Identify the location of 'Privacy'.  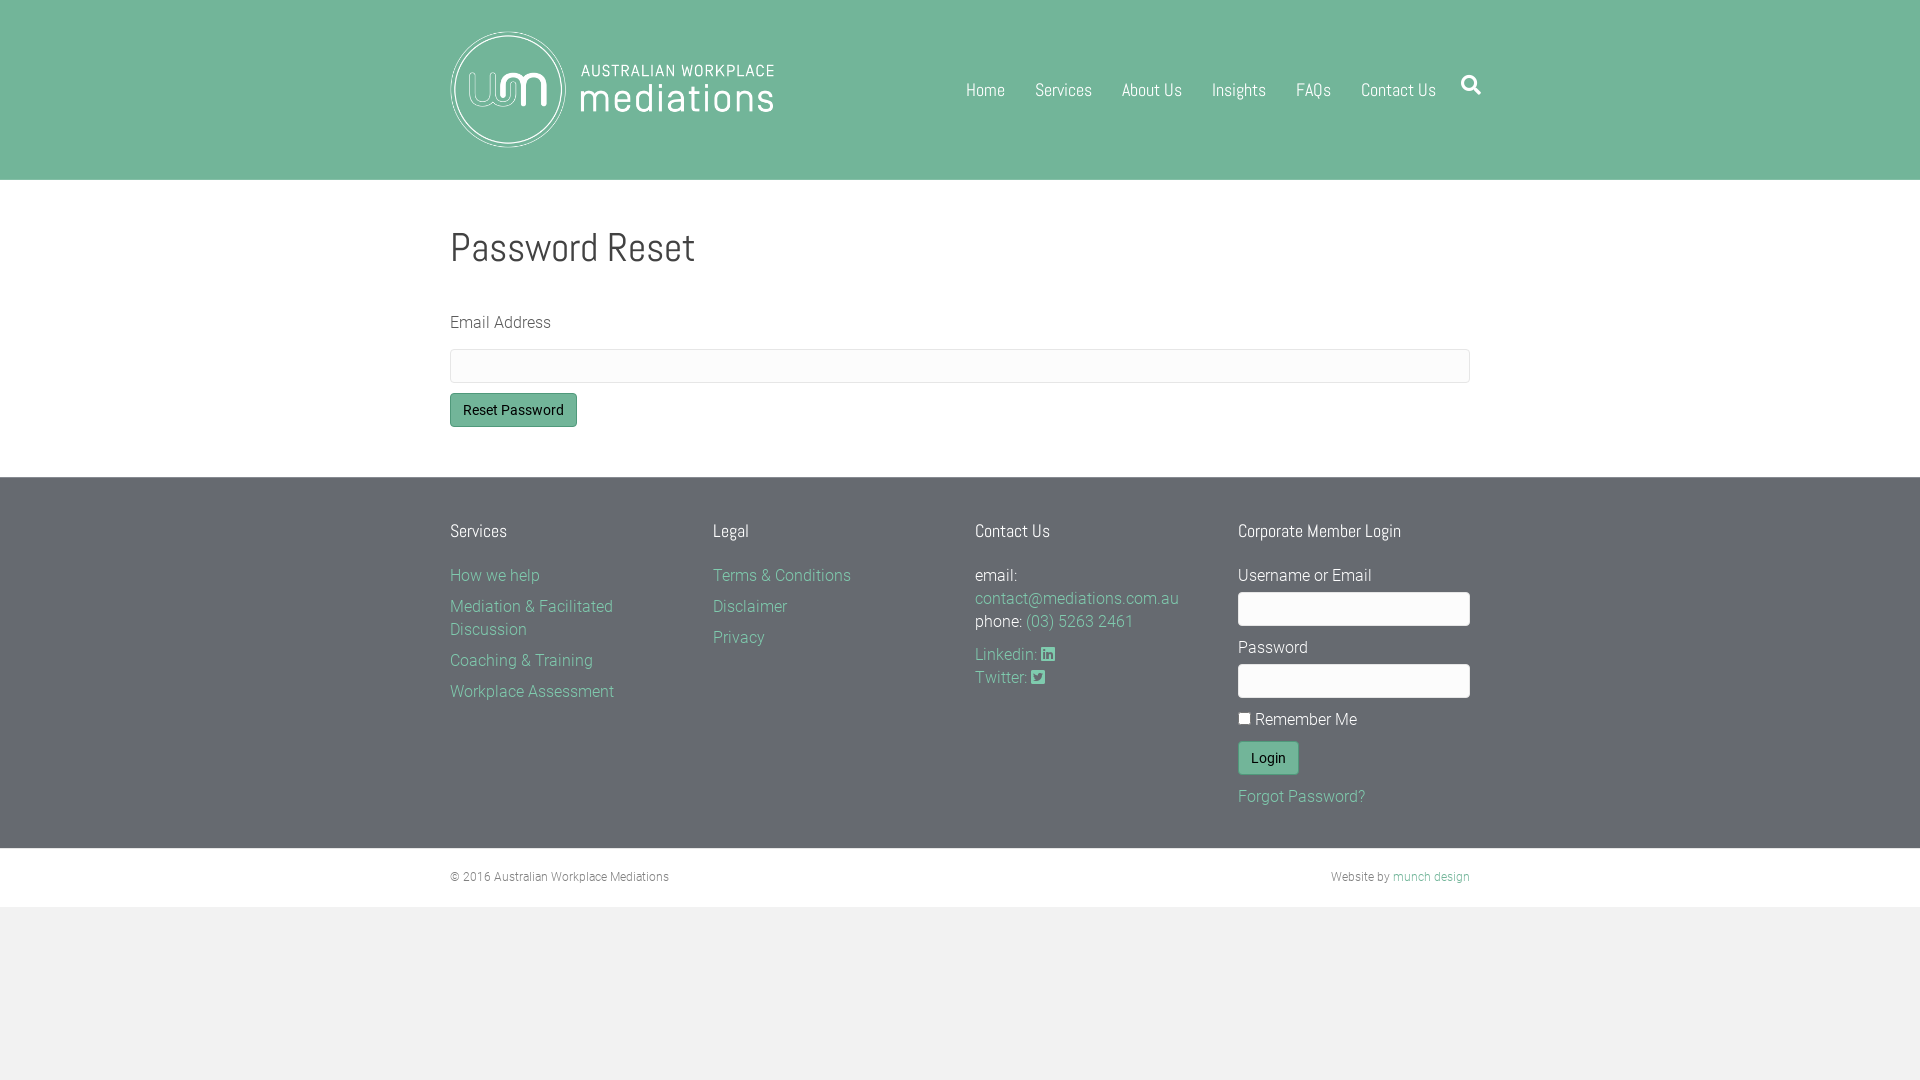
(737, 637).